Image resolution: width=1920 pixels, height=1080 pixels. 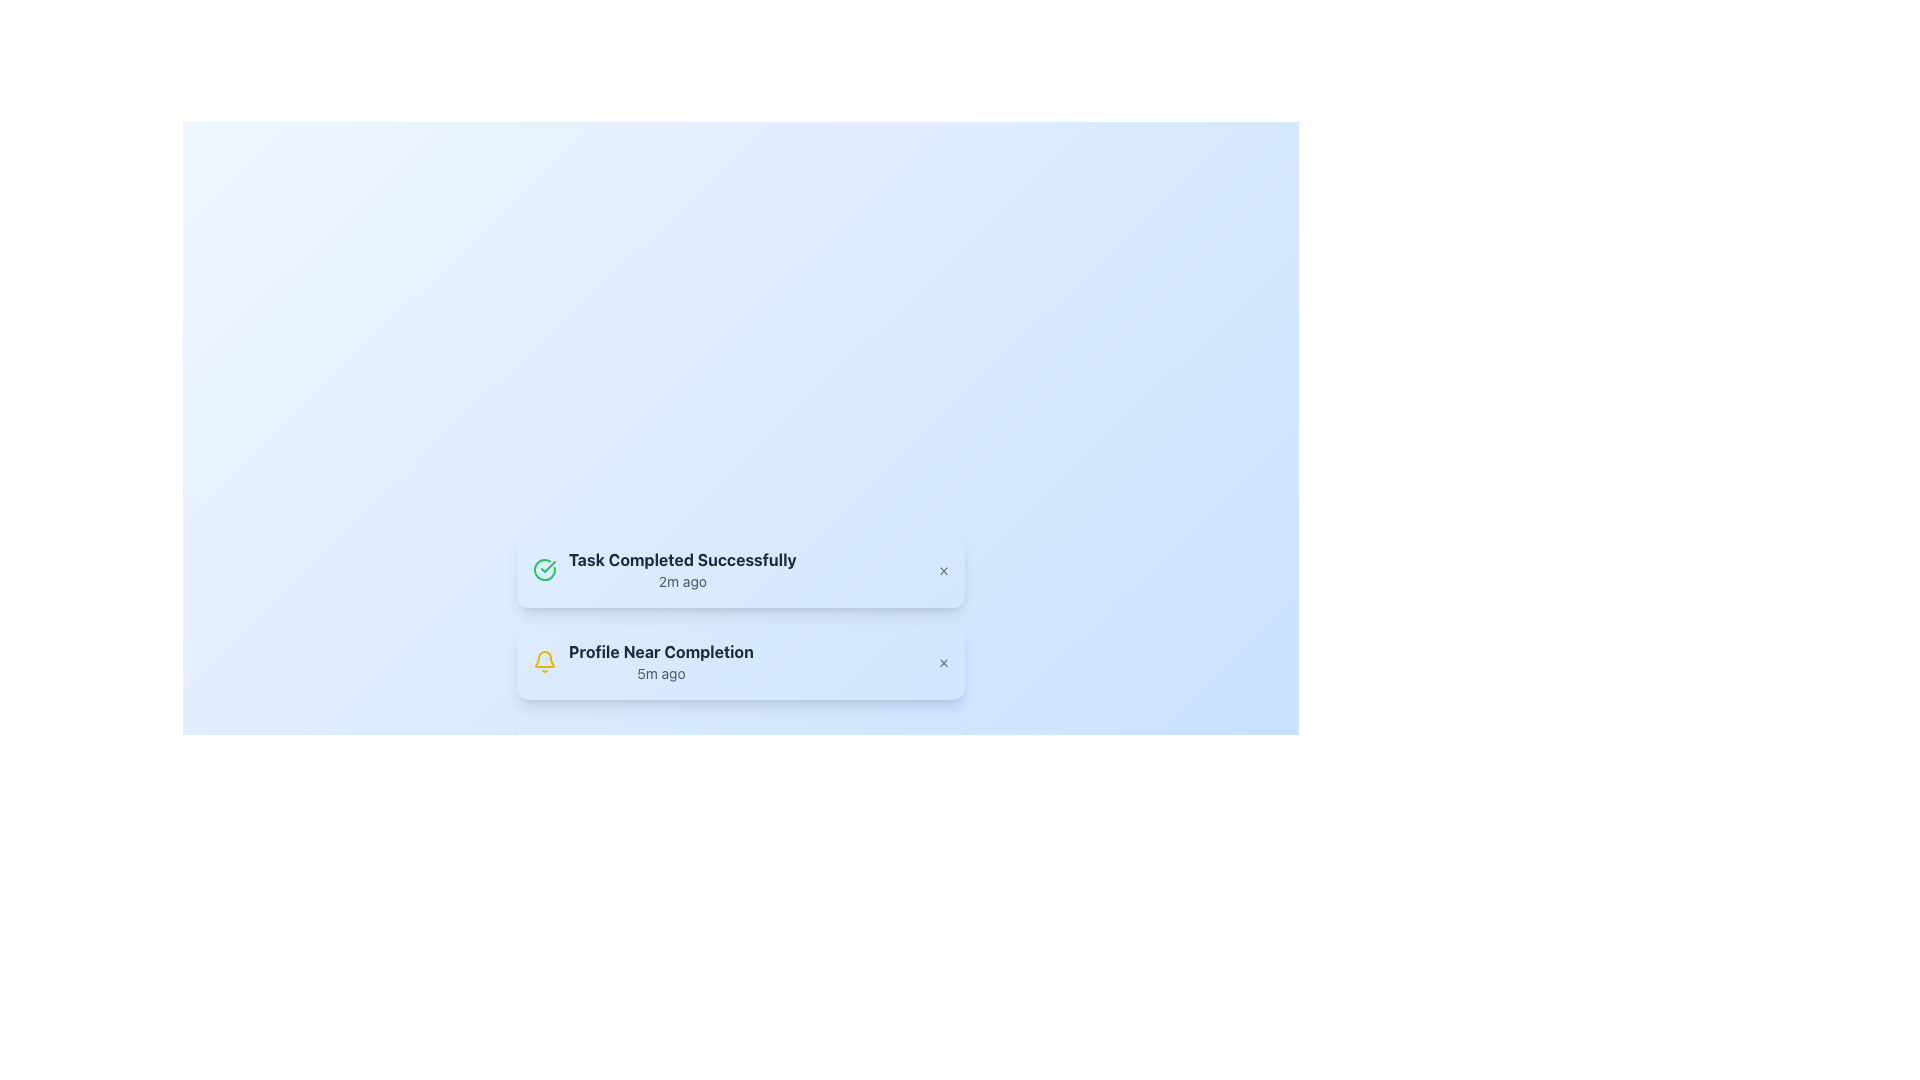 I want to click on the text label '2m ago', which is displayed in light gray, located below 'Task Completed Successfully' in a card-like UI component, so click(x=682, y=582).